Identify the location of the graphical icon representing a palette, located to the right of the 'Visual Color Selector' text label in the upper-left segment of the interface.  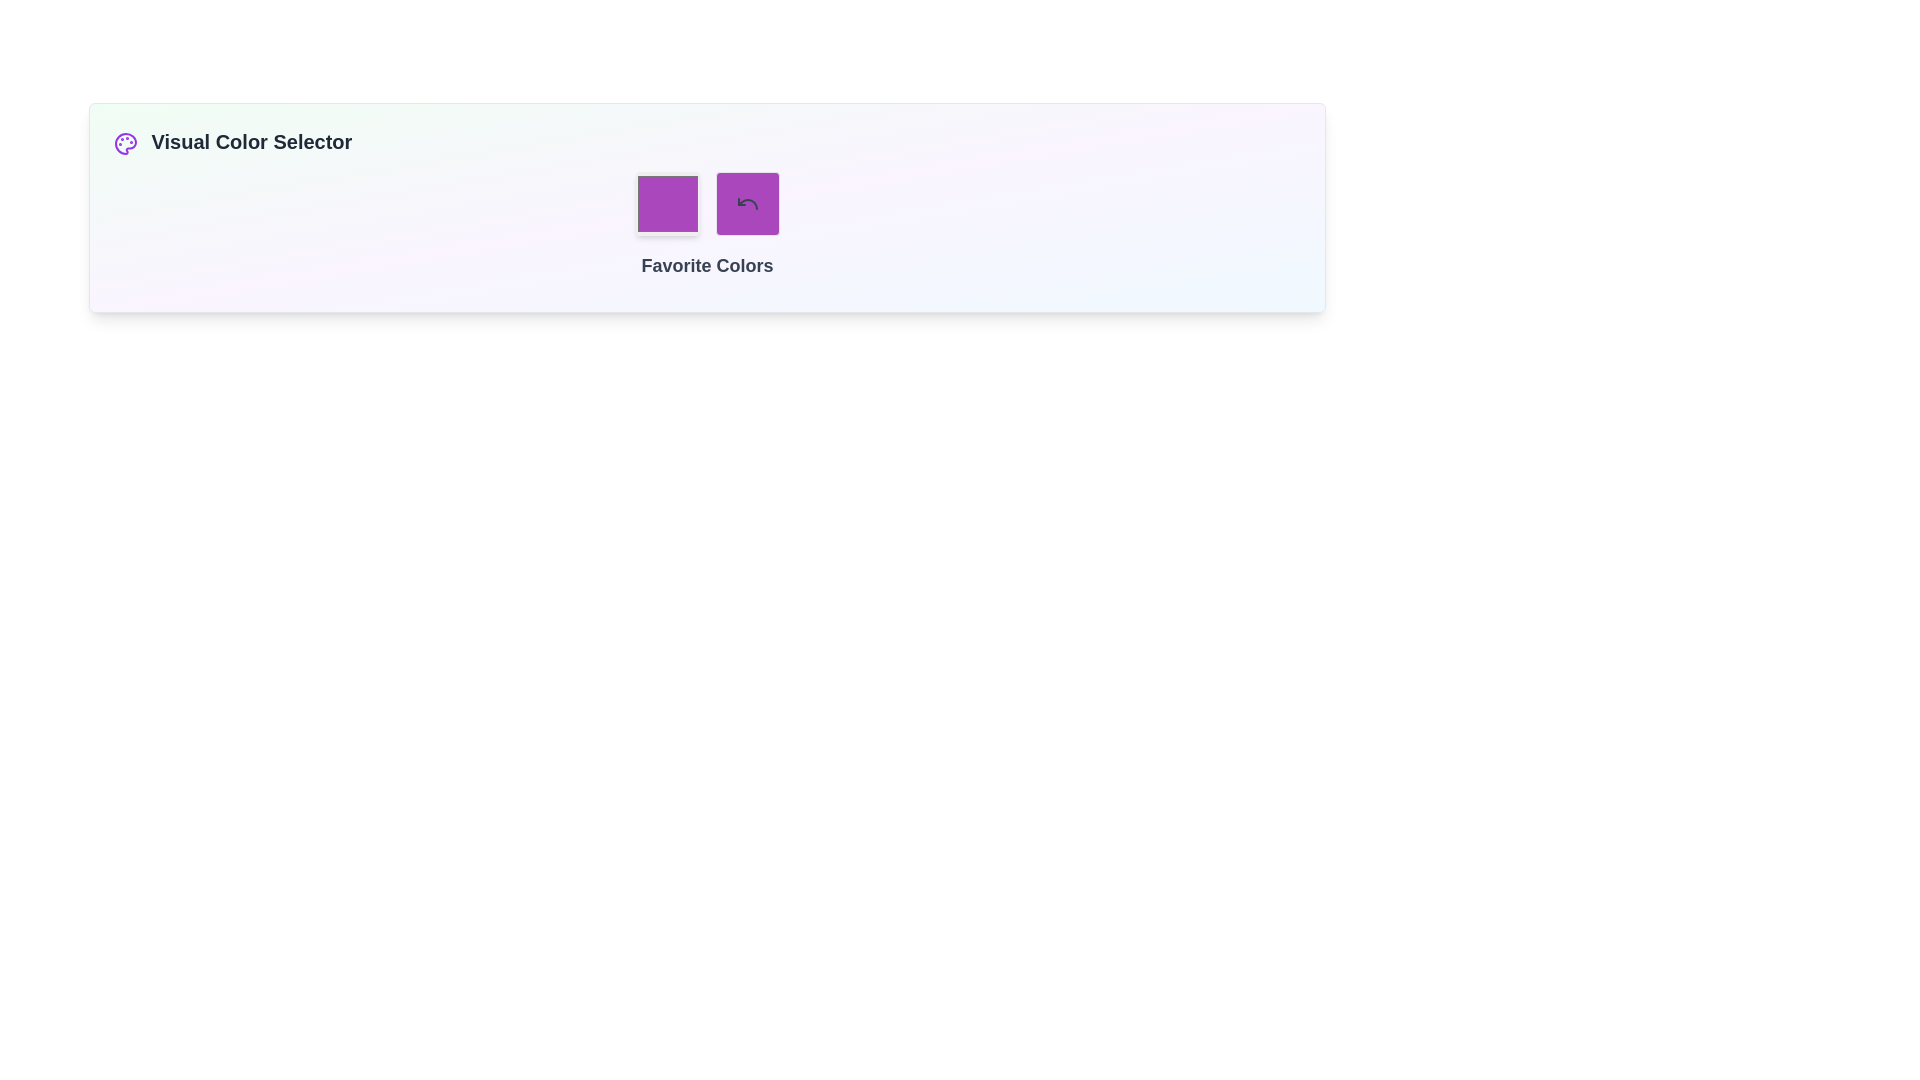
(124, 142).